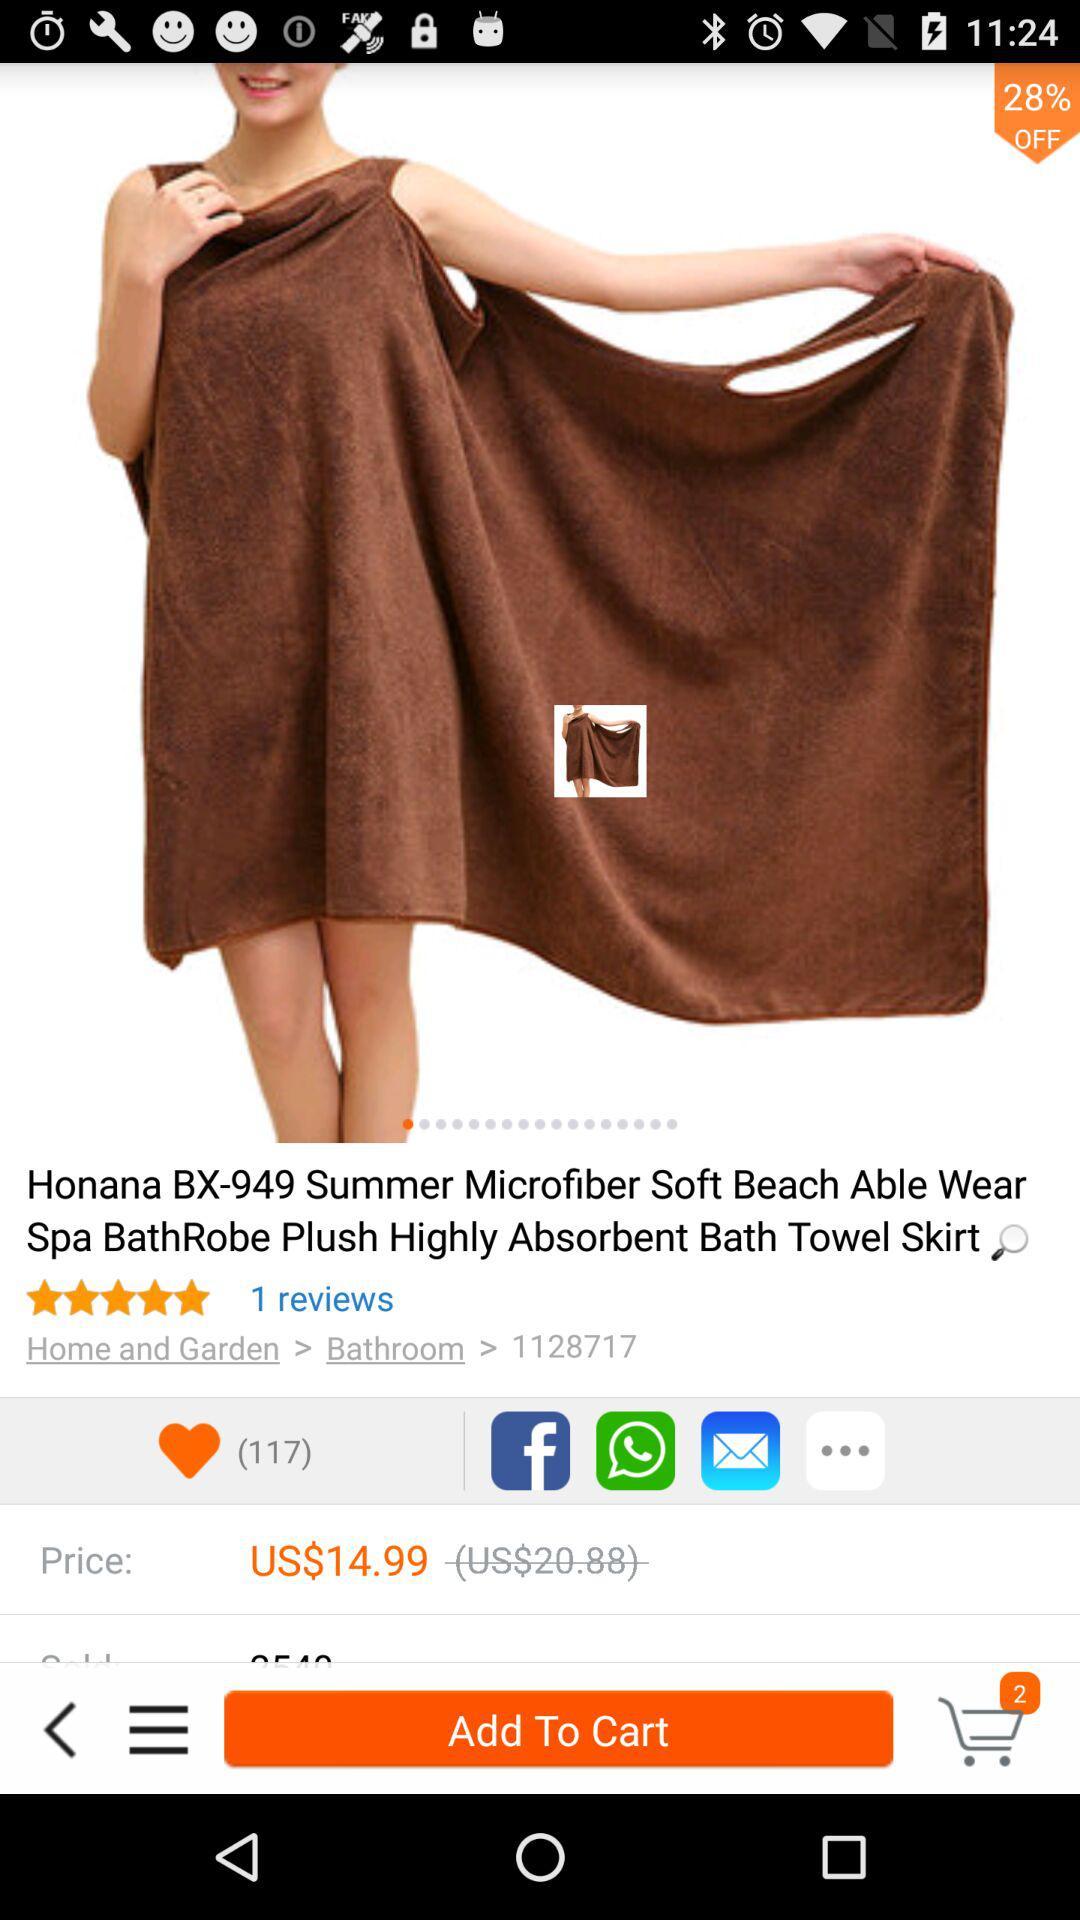  What do you see at coordinates (490, 1124) in the screenshot?
I see `see sixth image` at bounding box center [490, 1124].